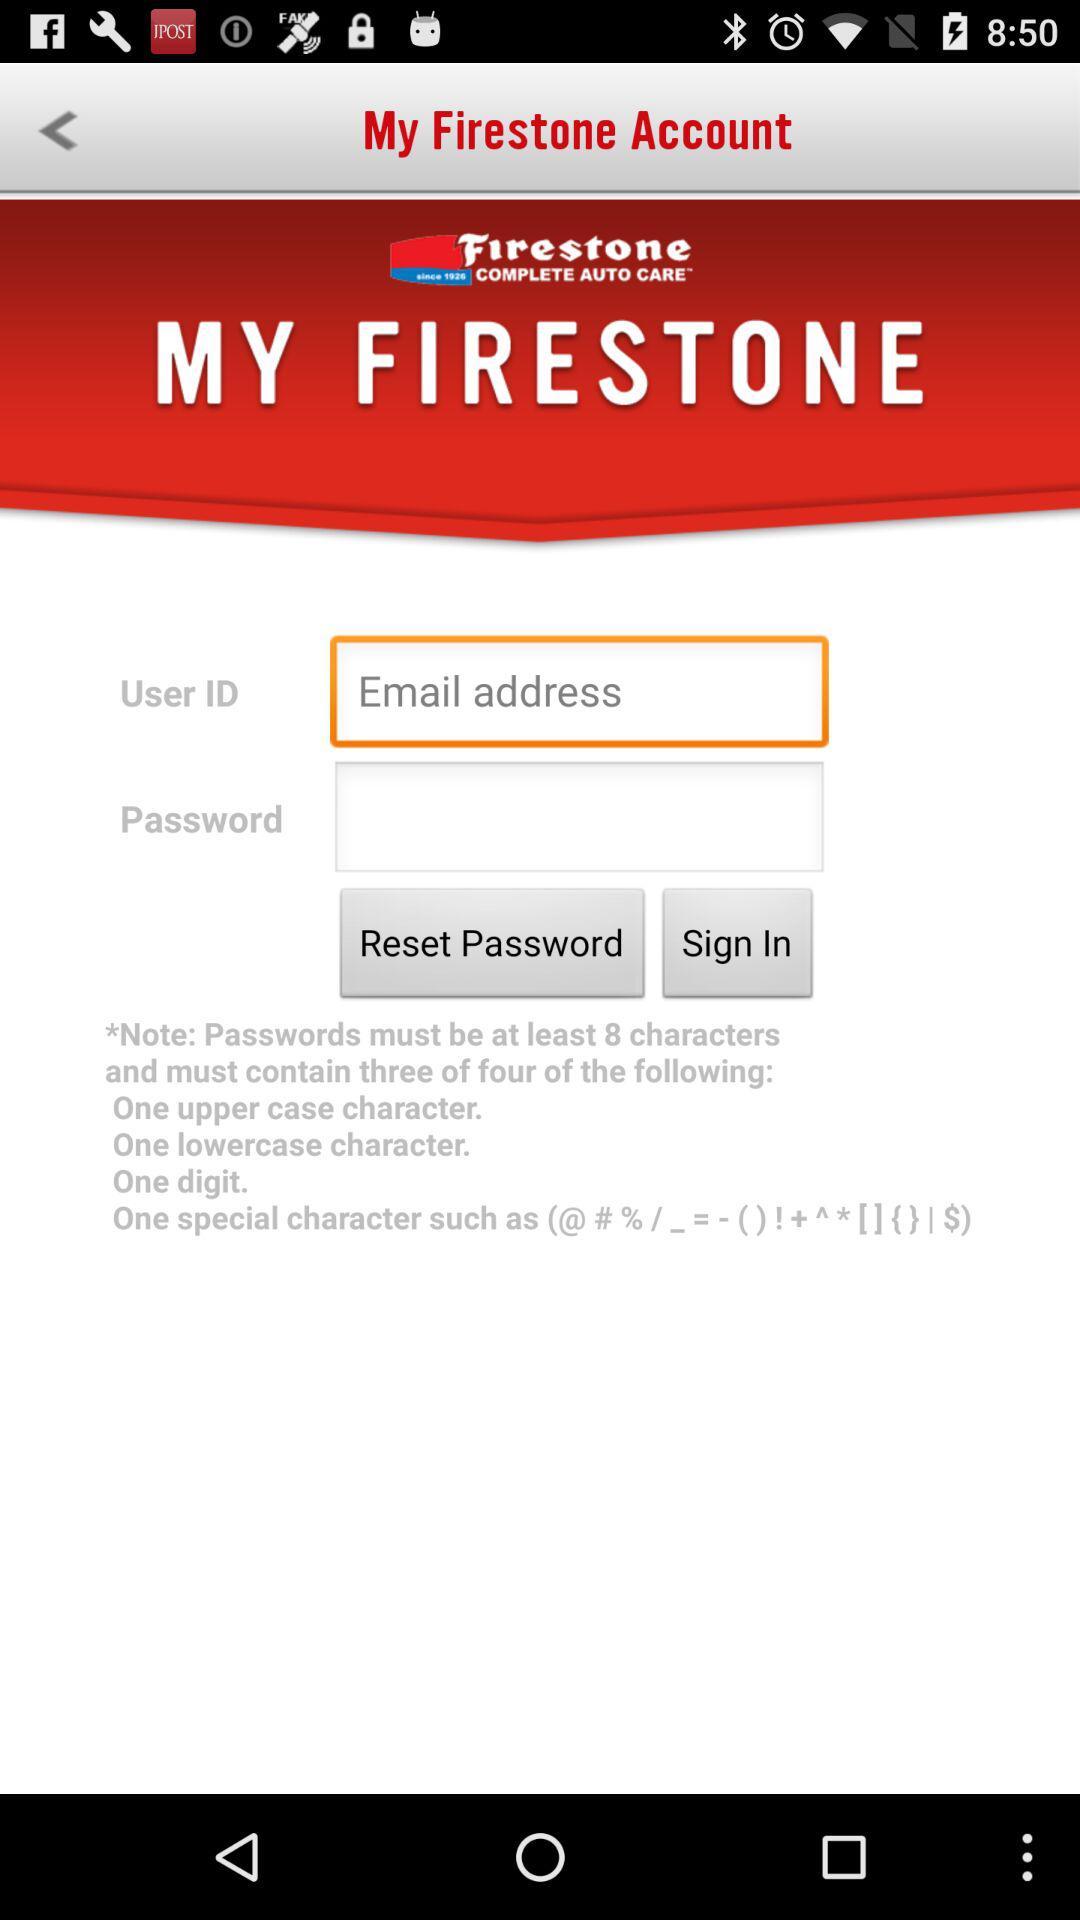 The height and width of the screenshot is (1920, 1080). I want to click on item to the left of the sign in, so click(492, 947).